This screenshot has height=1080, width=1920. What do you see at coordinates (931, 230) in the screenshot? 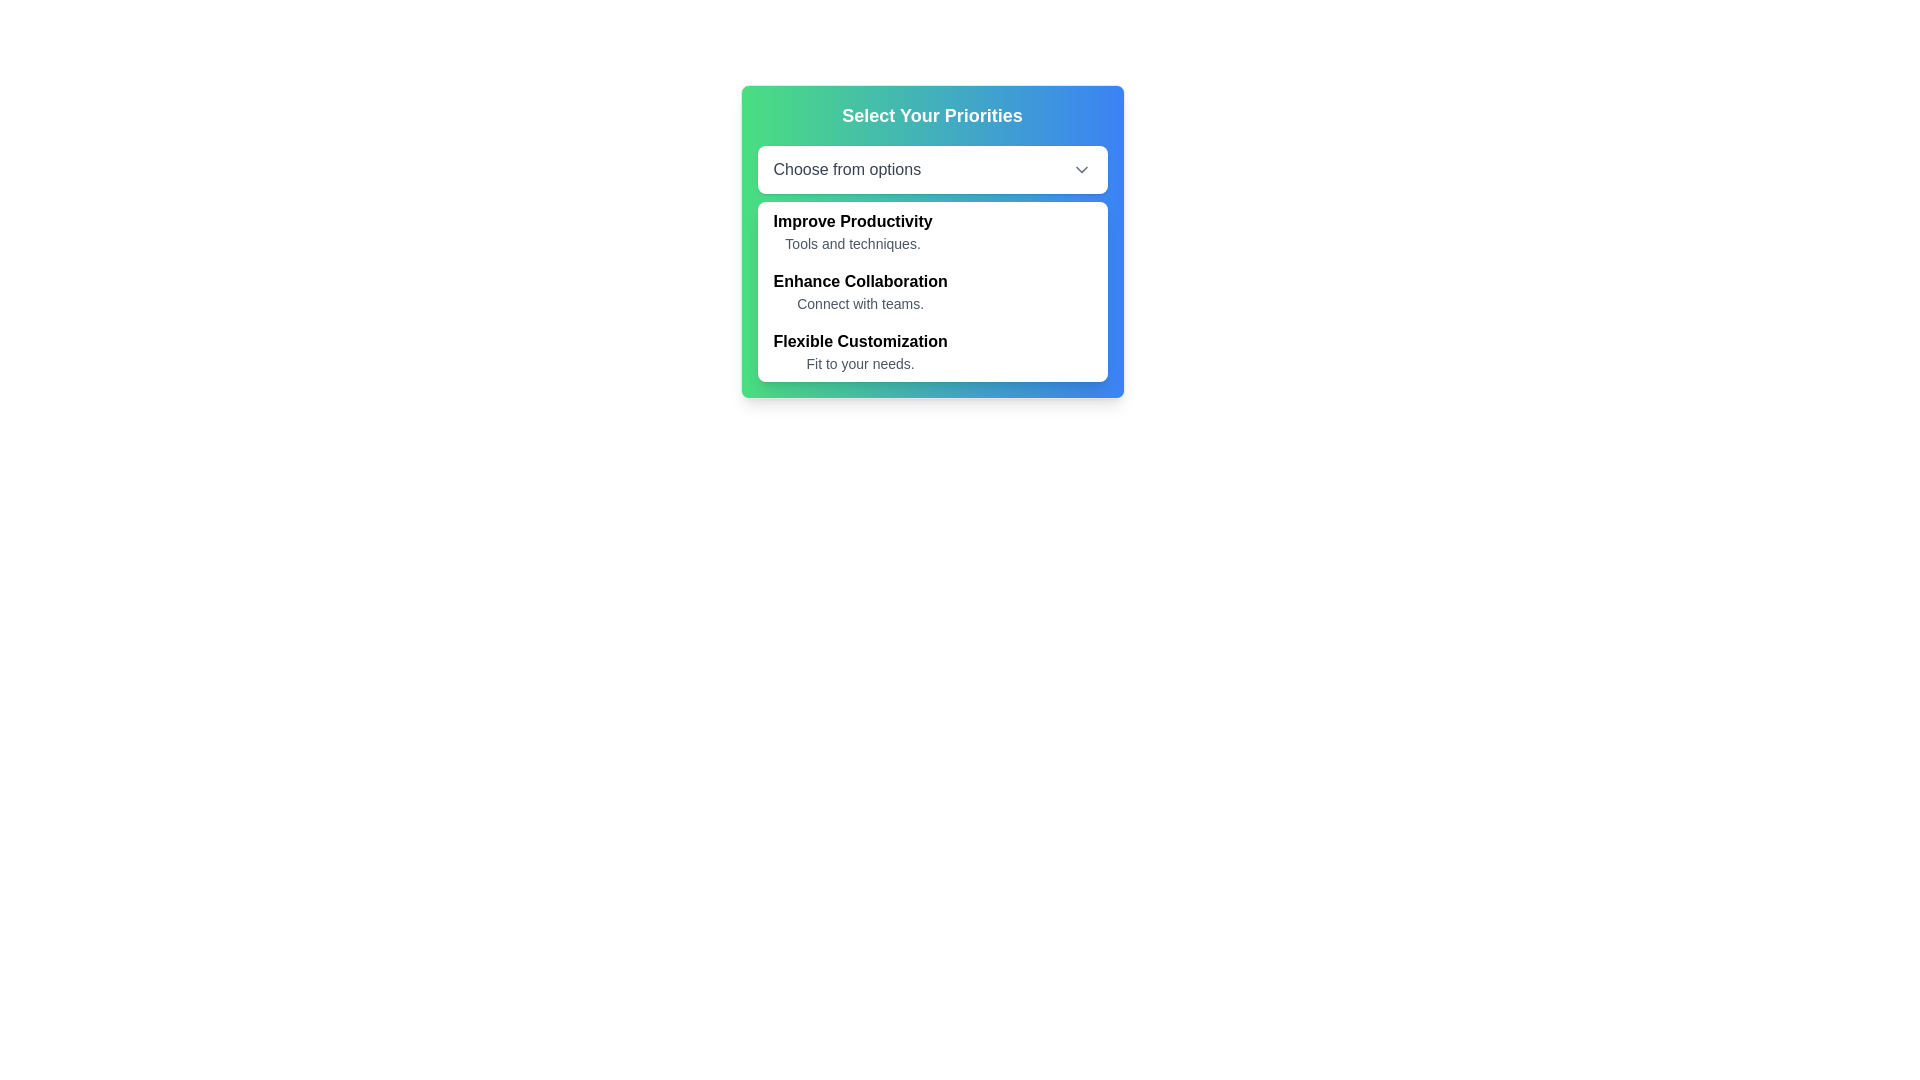
I see `the first list item titled 'Improve Productivity'` at bounding box center [931, 230].